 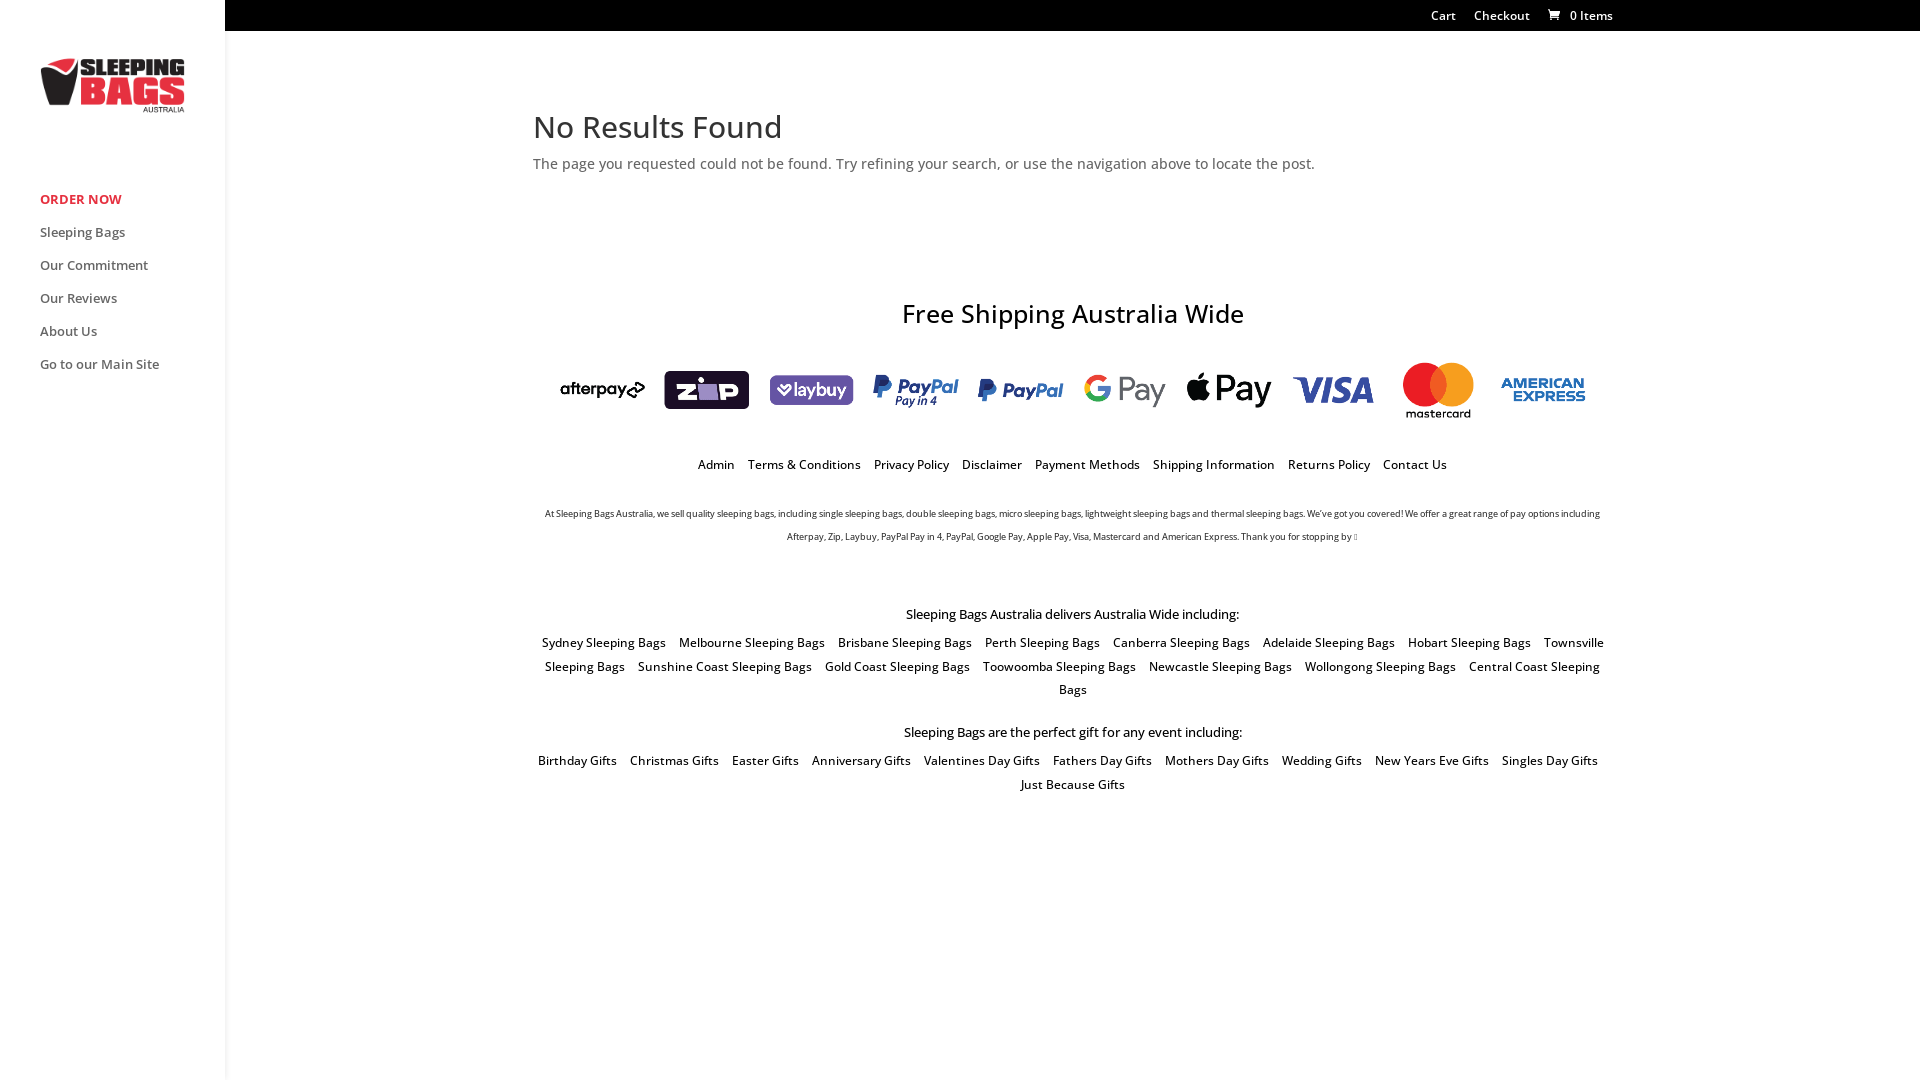 I want to click on 'Brisbane Sleeping Bags', so click(x=904, y=642).